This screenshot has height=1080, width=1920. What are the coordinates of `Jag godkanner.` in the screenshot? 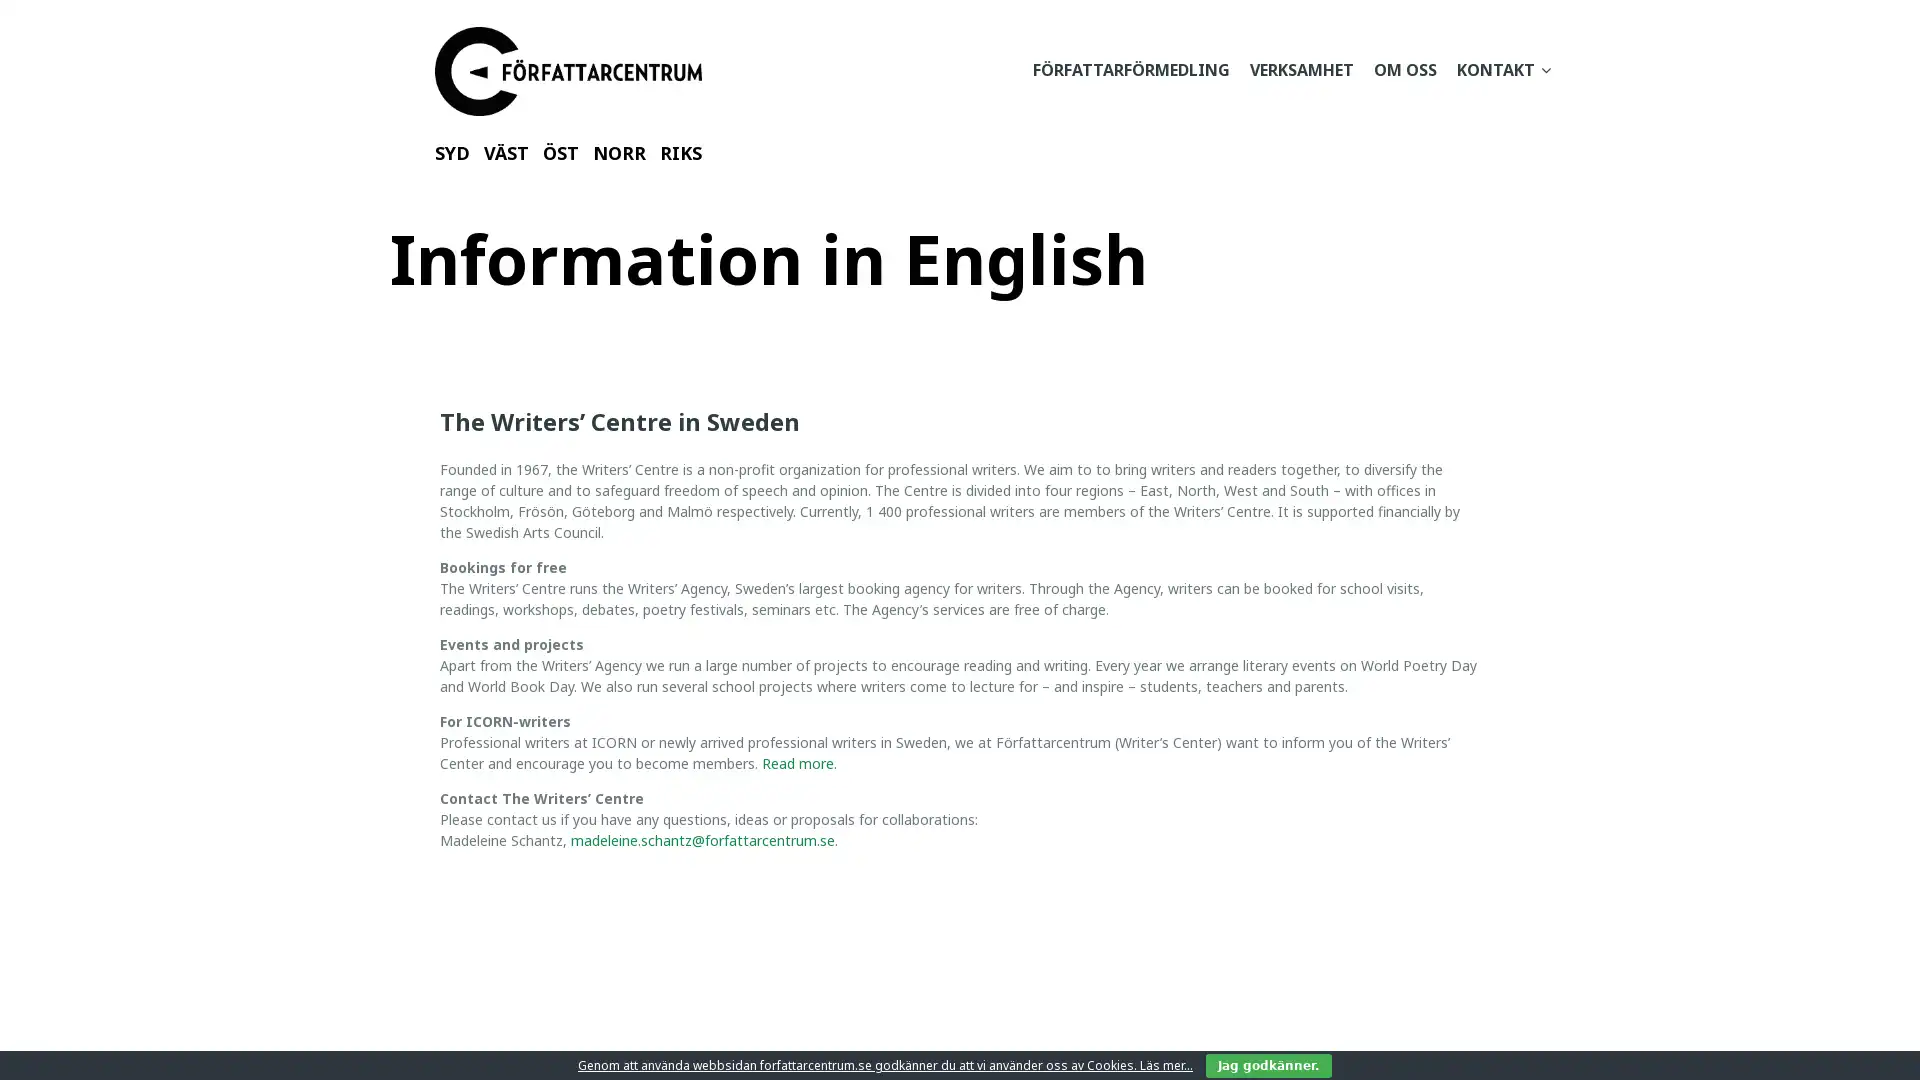 It's located at (1267, 1064).